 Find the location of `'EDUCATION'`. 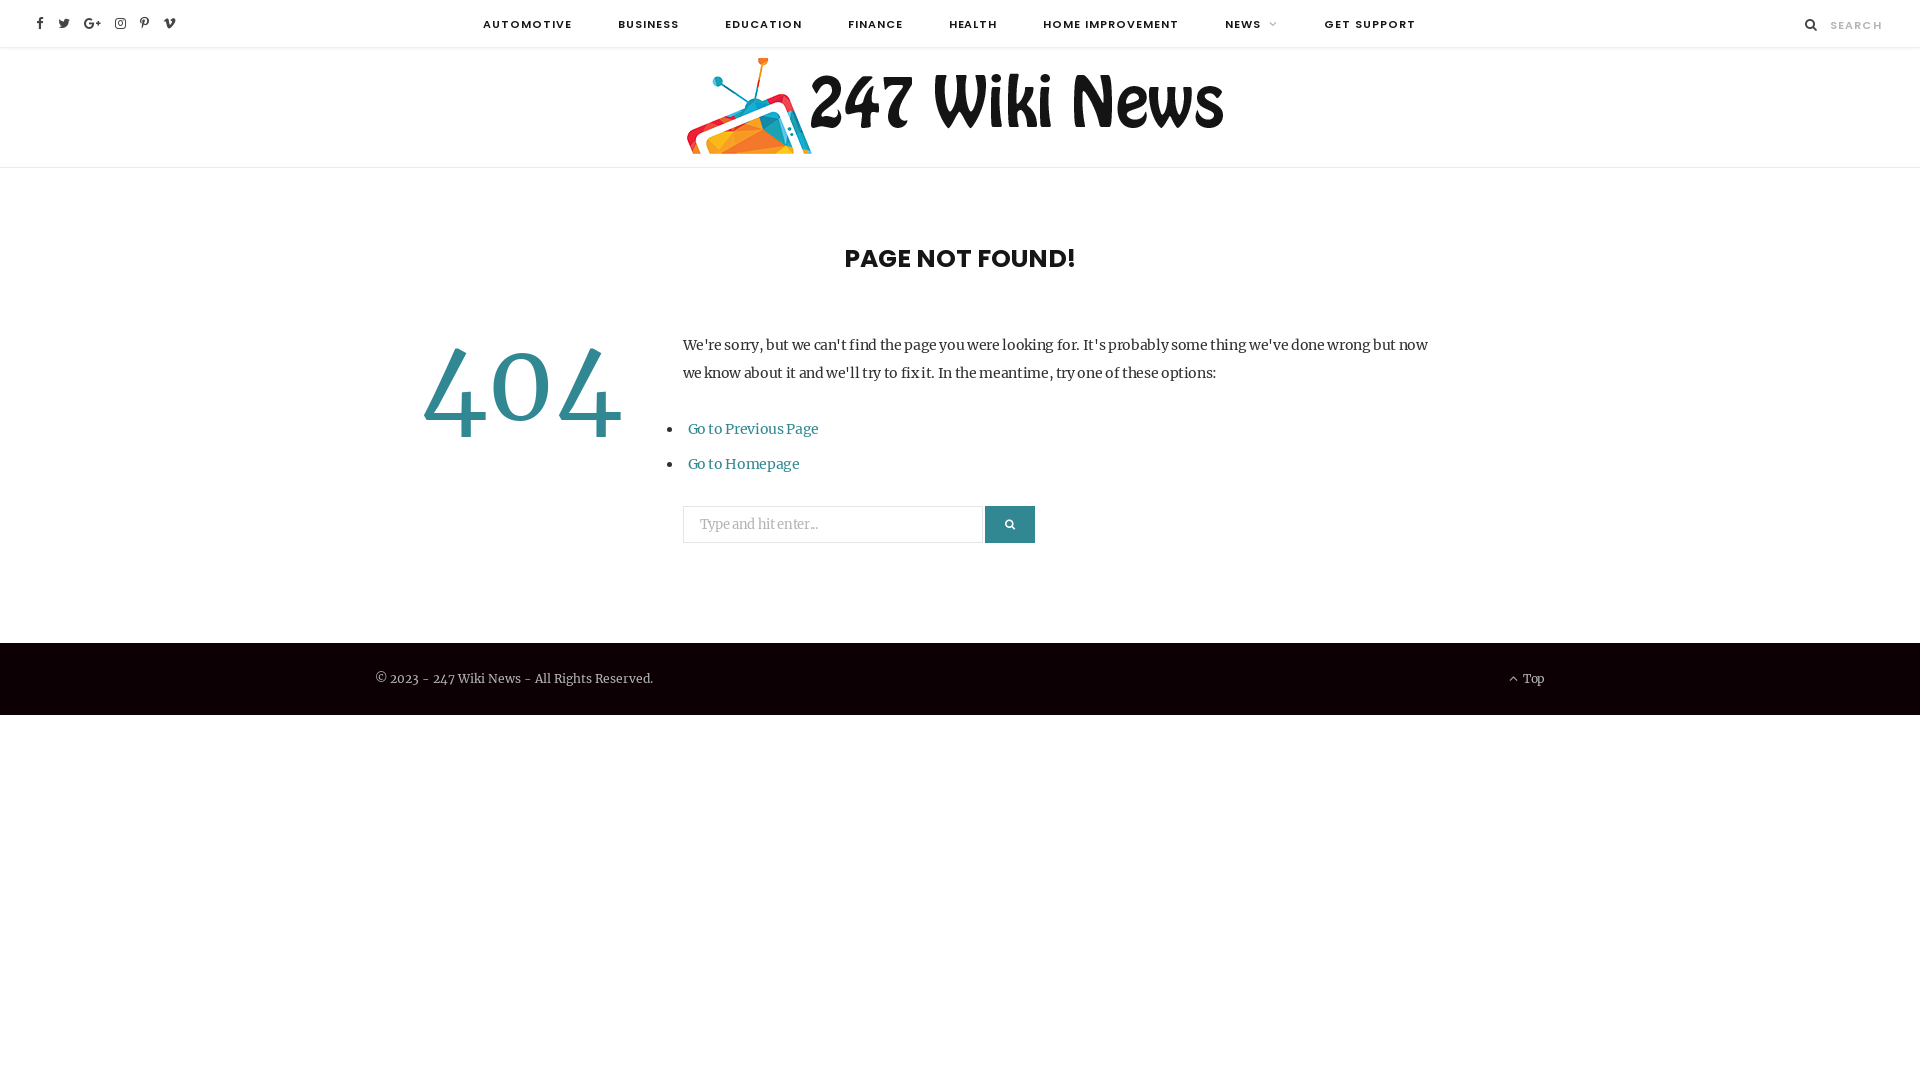

'EDUCATION' is located at coordinates (762, 23).